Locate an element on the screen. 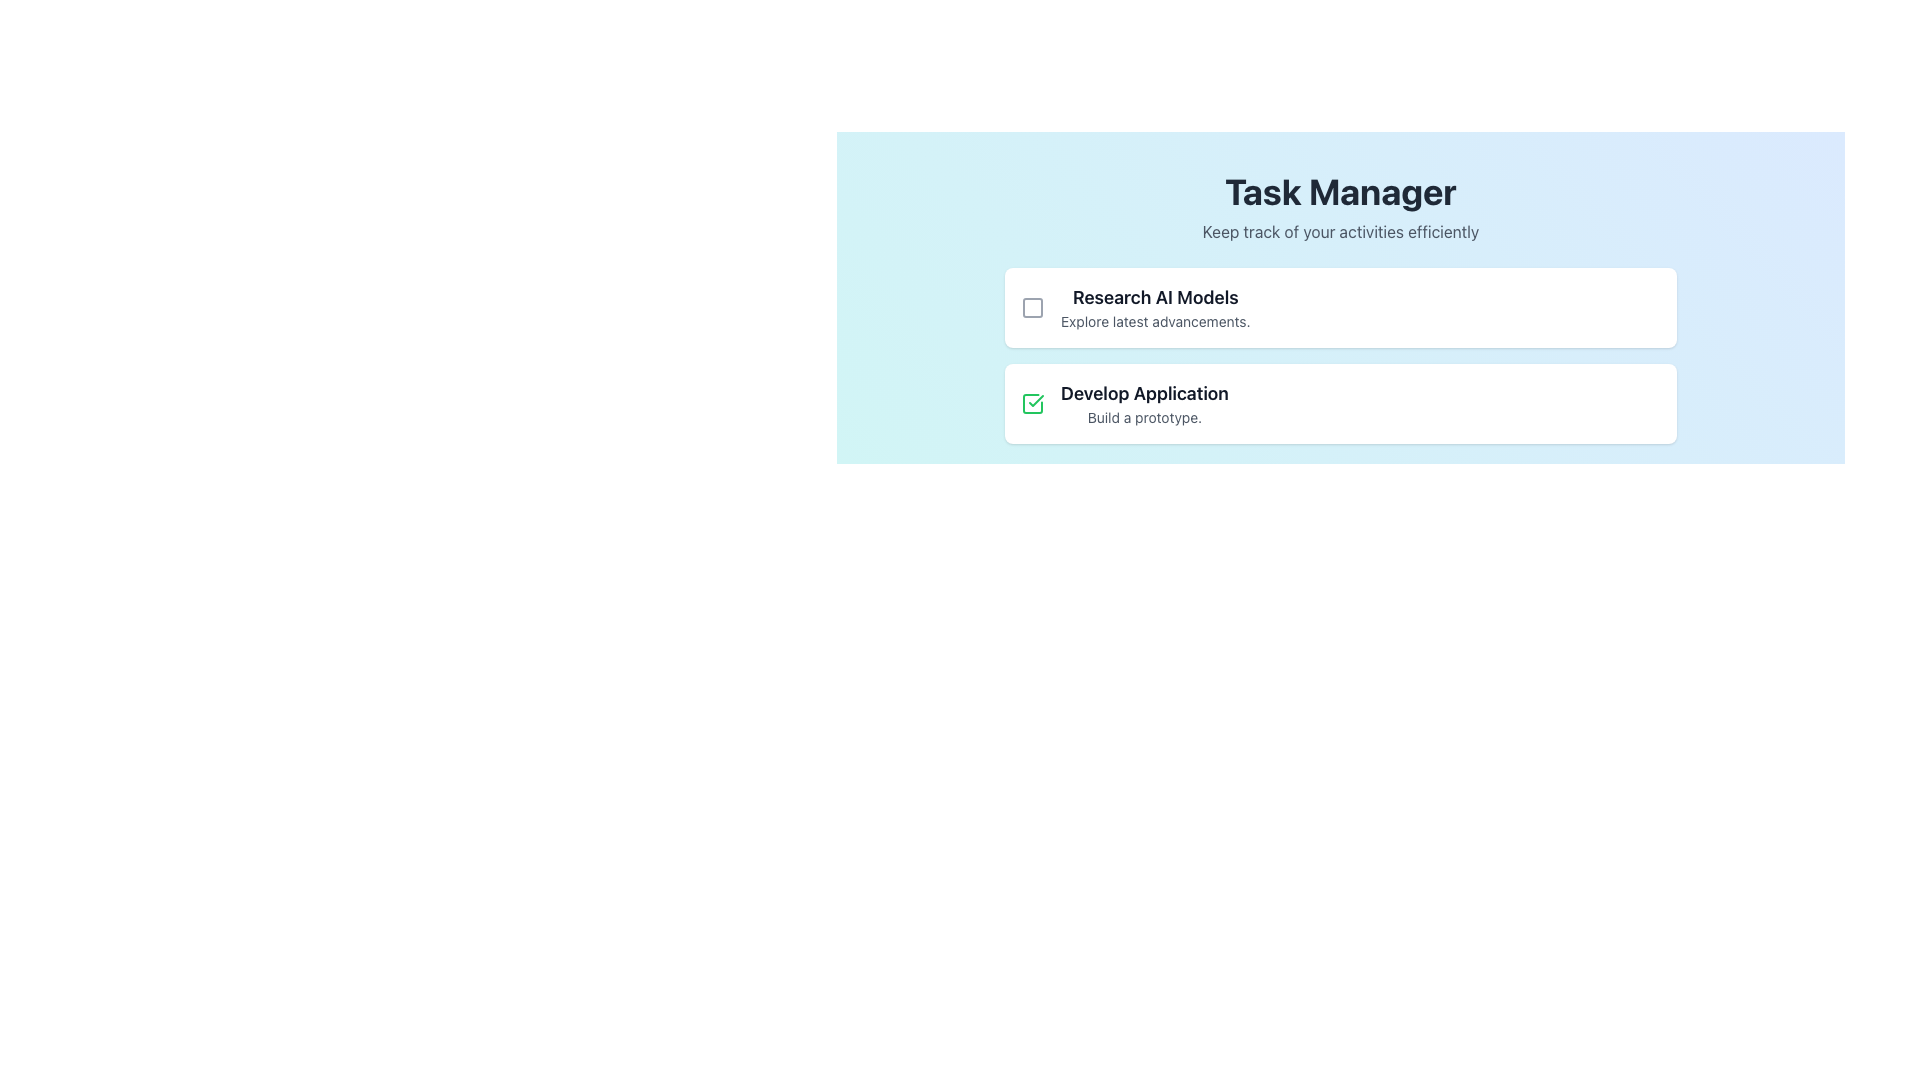 The image size is (1920, 1080). the green checkbox with a check-mark located to the left of the 'Develop Application' text is located at coordinates (1032, 404).